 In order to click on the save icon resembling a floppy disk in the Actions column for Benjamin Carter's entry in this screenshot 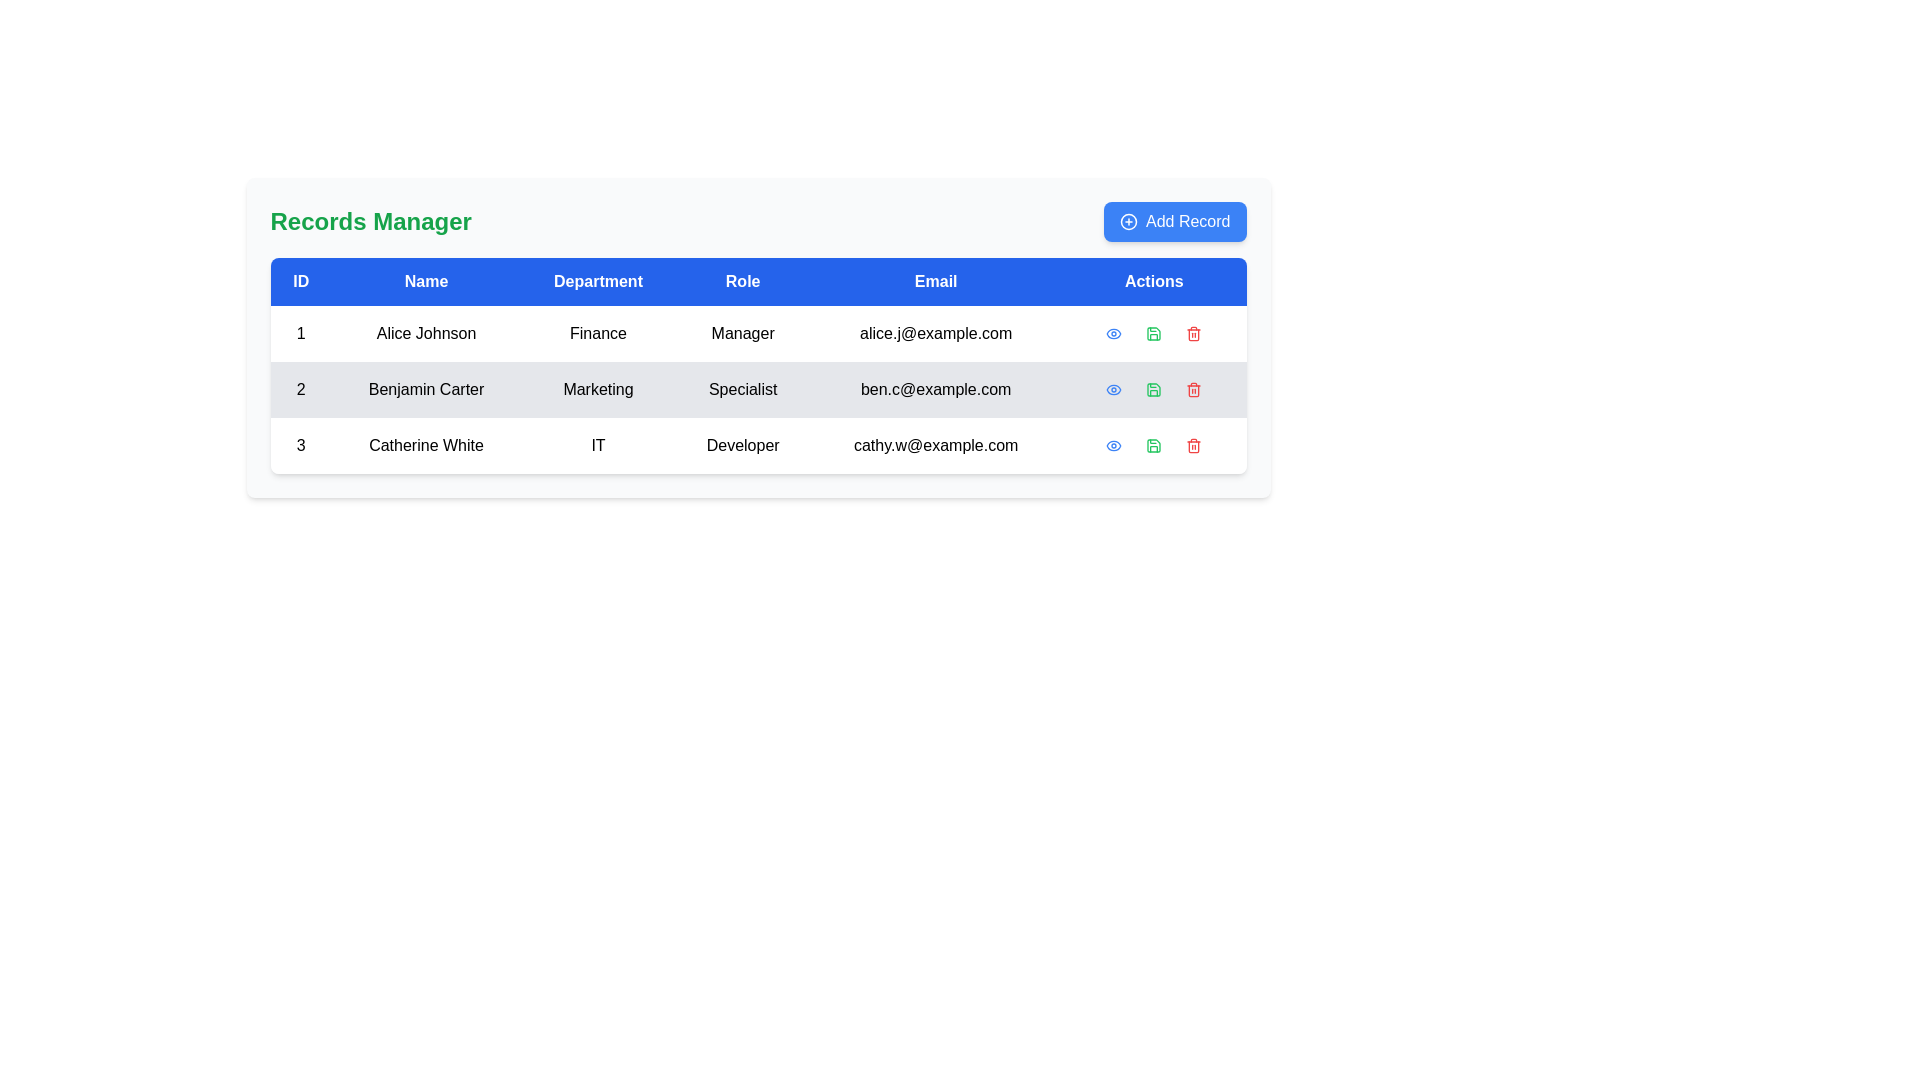, I will do `click(1154, 333)`.